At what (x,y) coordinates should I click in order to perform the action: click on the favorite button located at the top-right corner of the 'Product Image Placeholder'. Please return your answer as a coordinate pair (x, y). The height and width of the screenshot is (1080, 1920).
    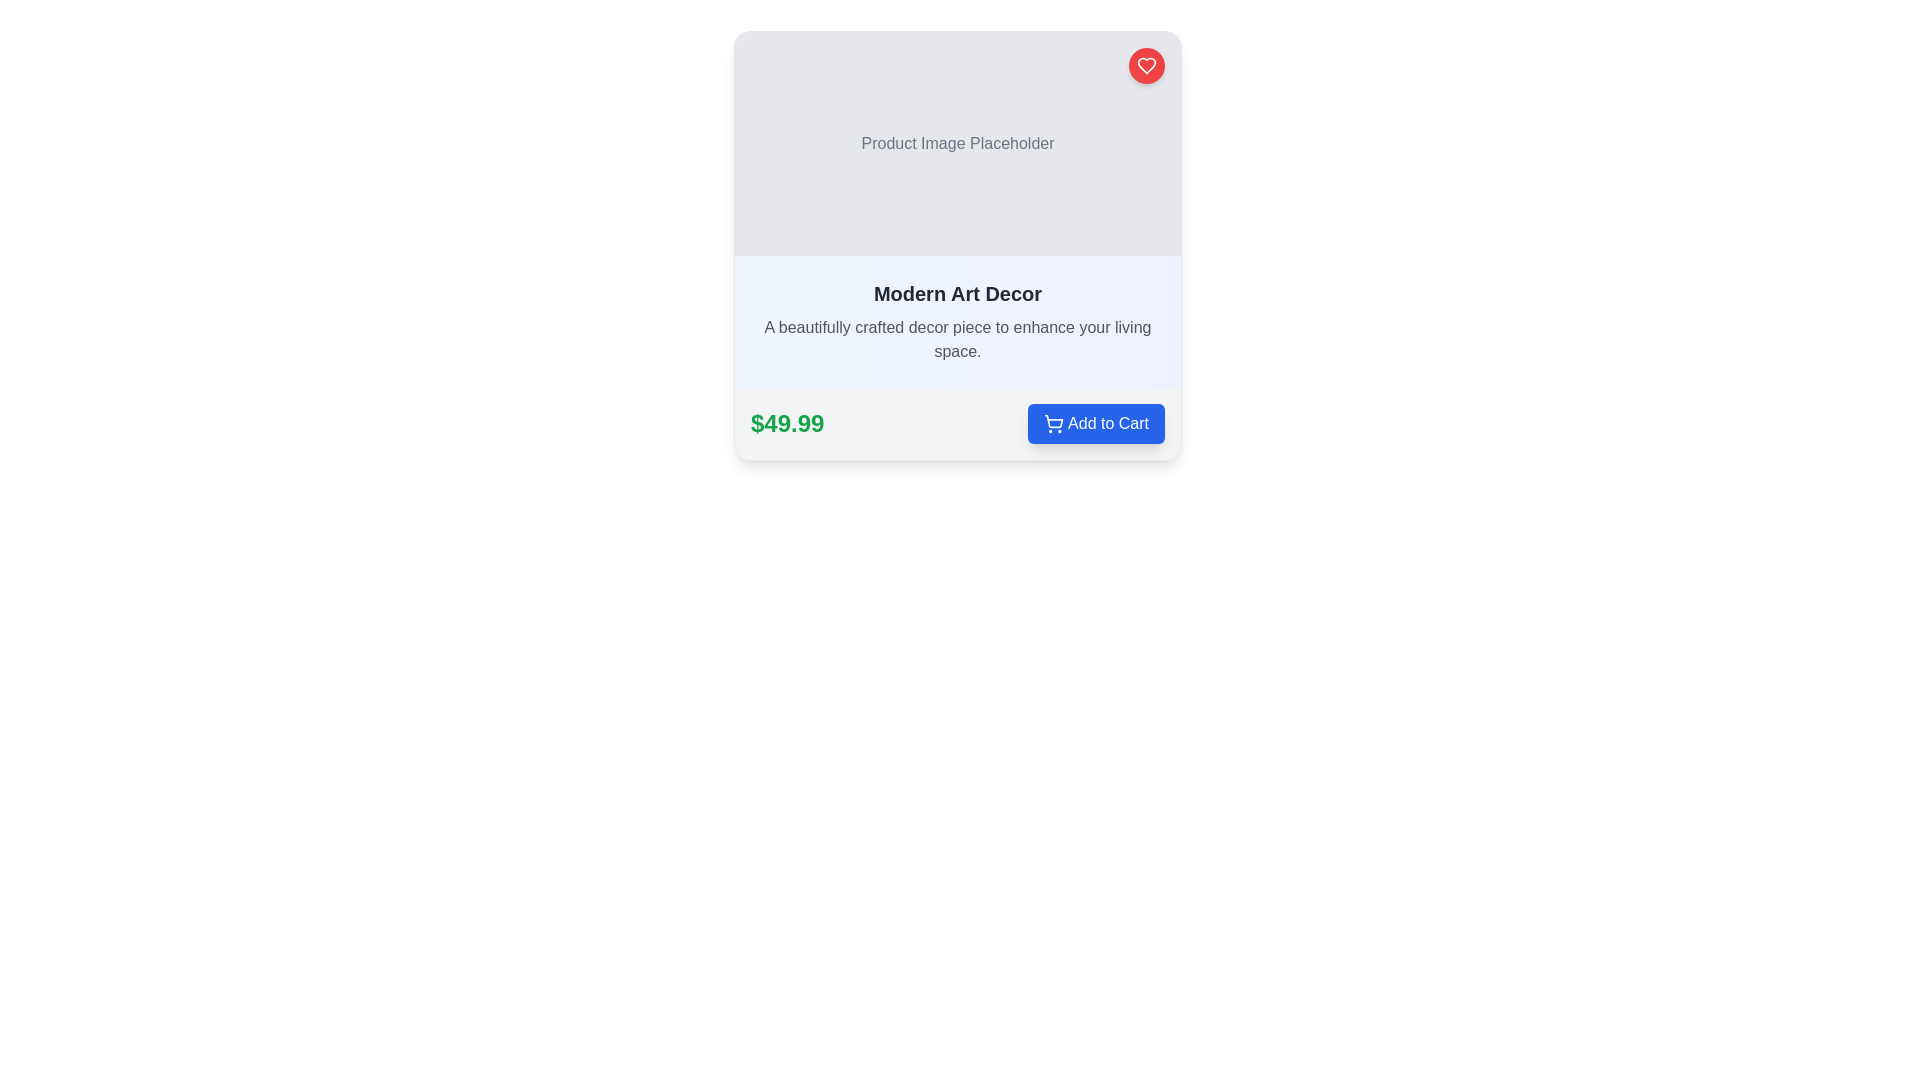
    Looking at the image, I should click on (1147, 64).